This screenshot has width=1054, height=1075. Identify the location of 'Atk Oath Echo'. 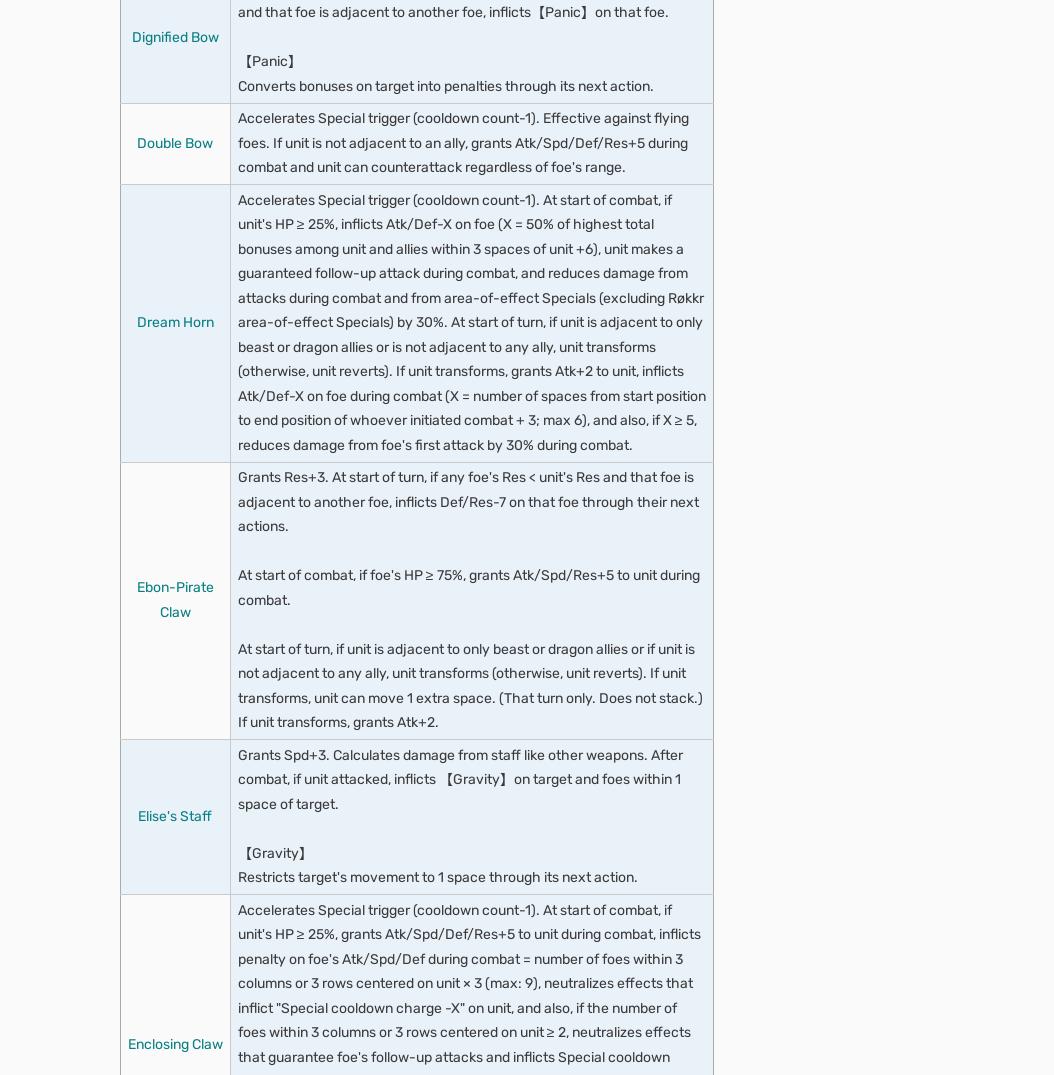
(207, 304).